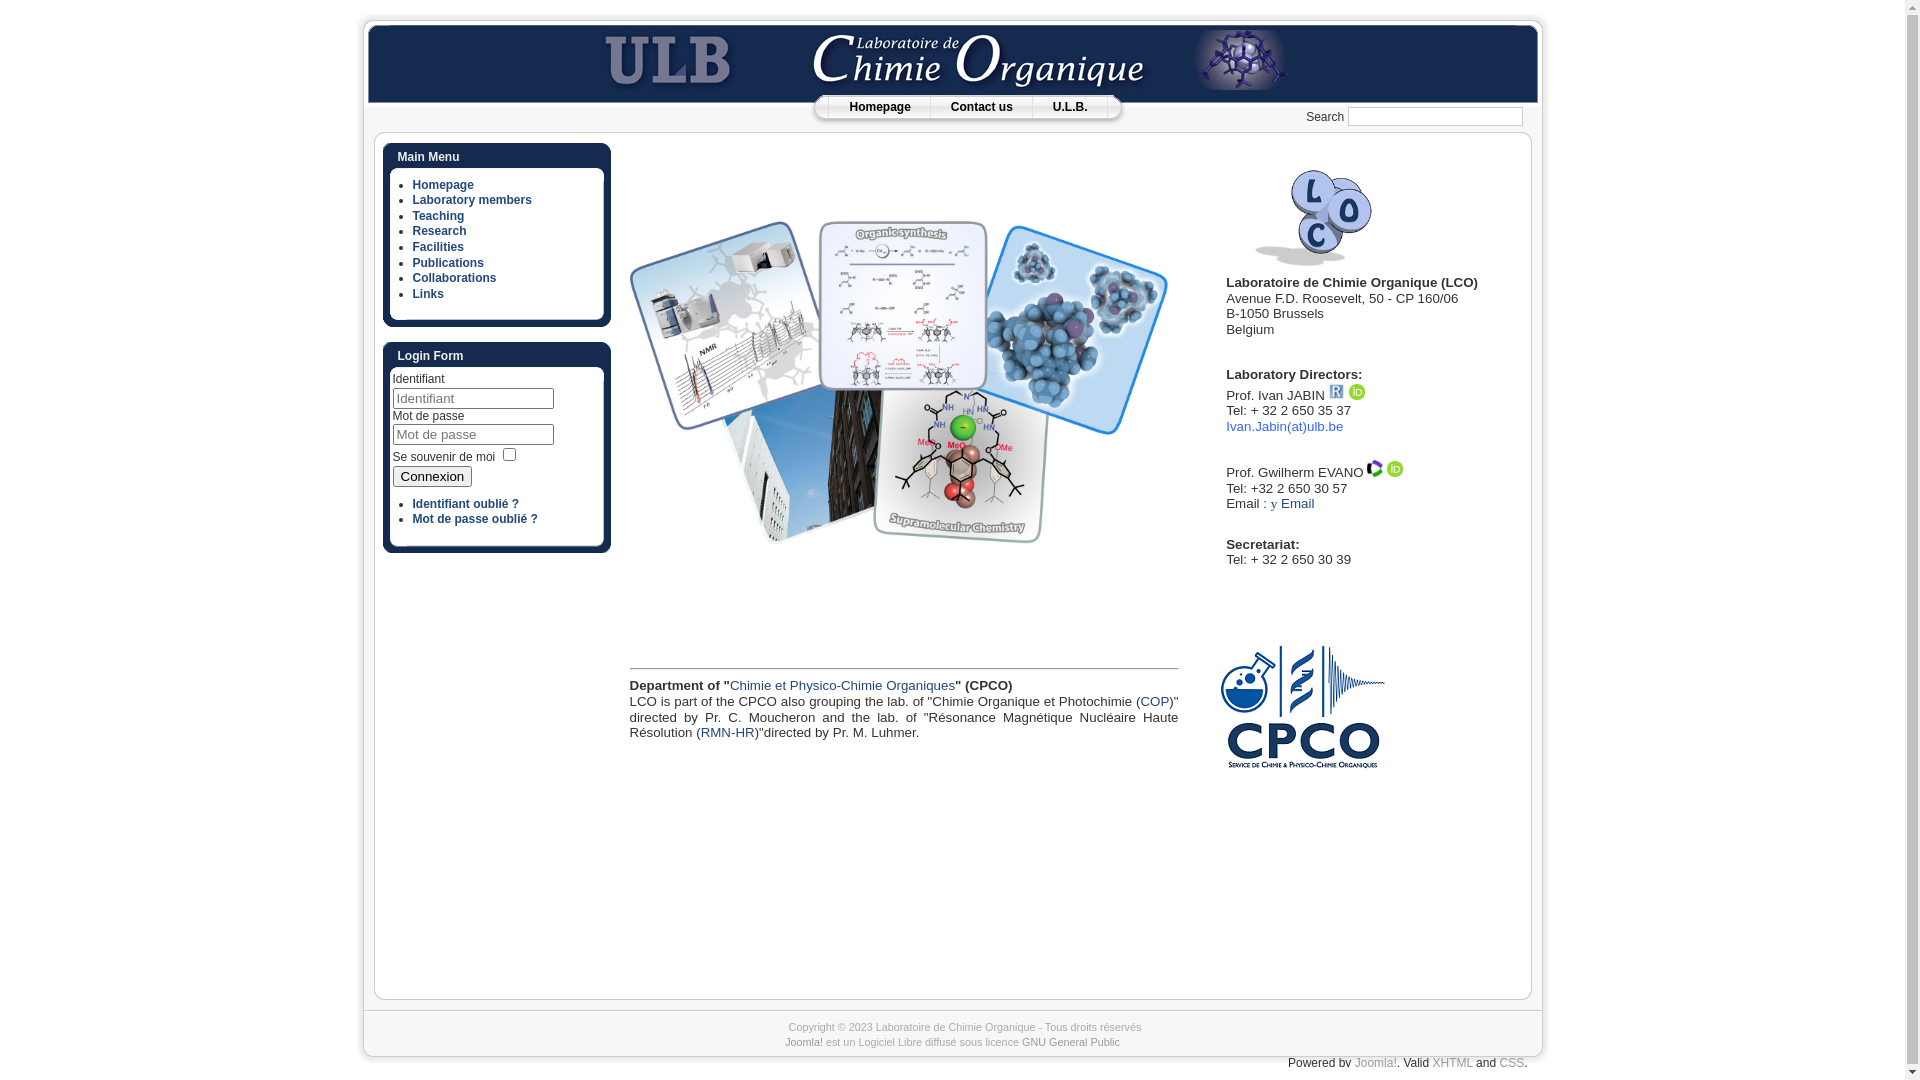 The height and width of the screenshot is (1080, 1920). What do you see at coordinates (411, 200) in the screenshot?
I see `'Laboratory members'` at bounding box center [411, 200].